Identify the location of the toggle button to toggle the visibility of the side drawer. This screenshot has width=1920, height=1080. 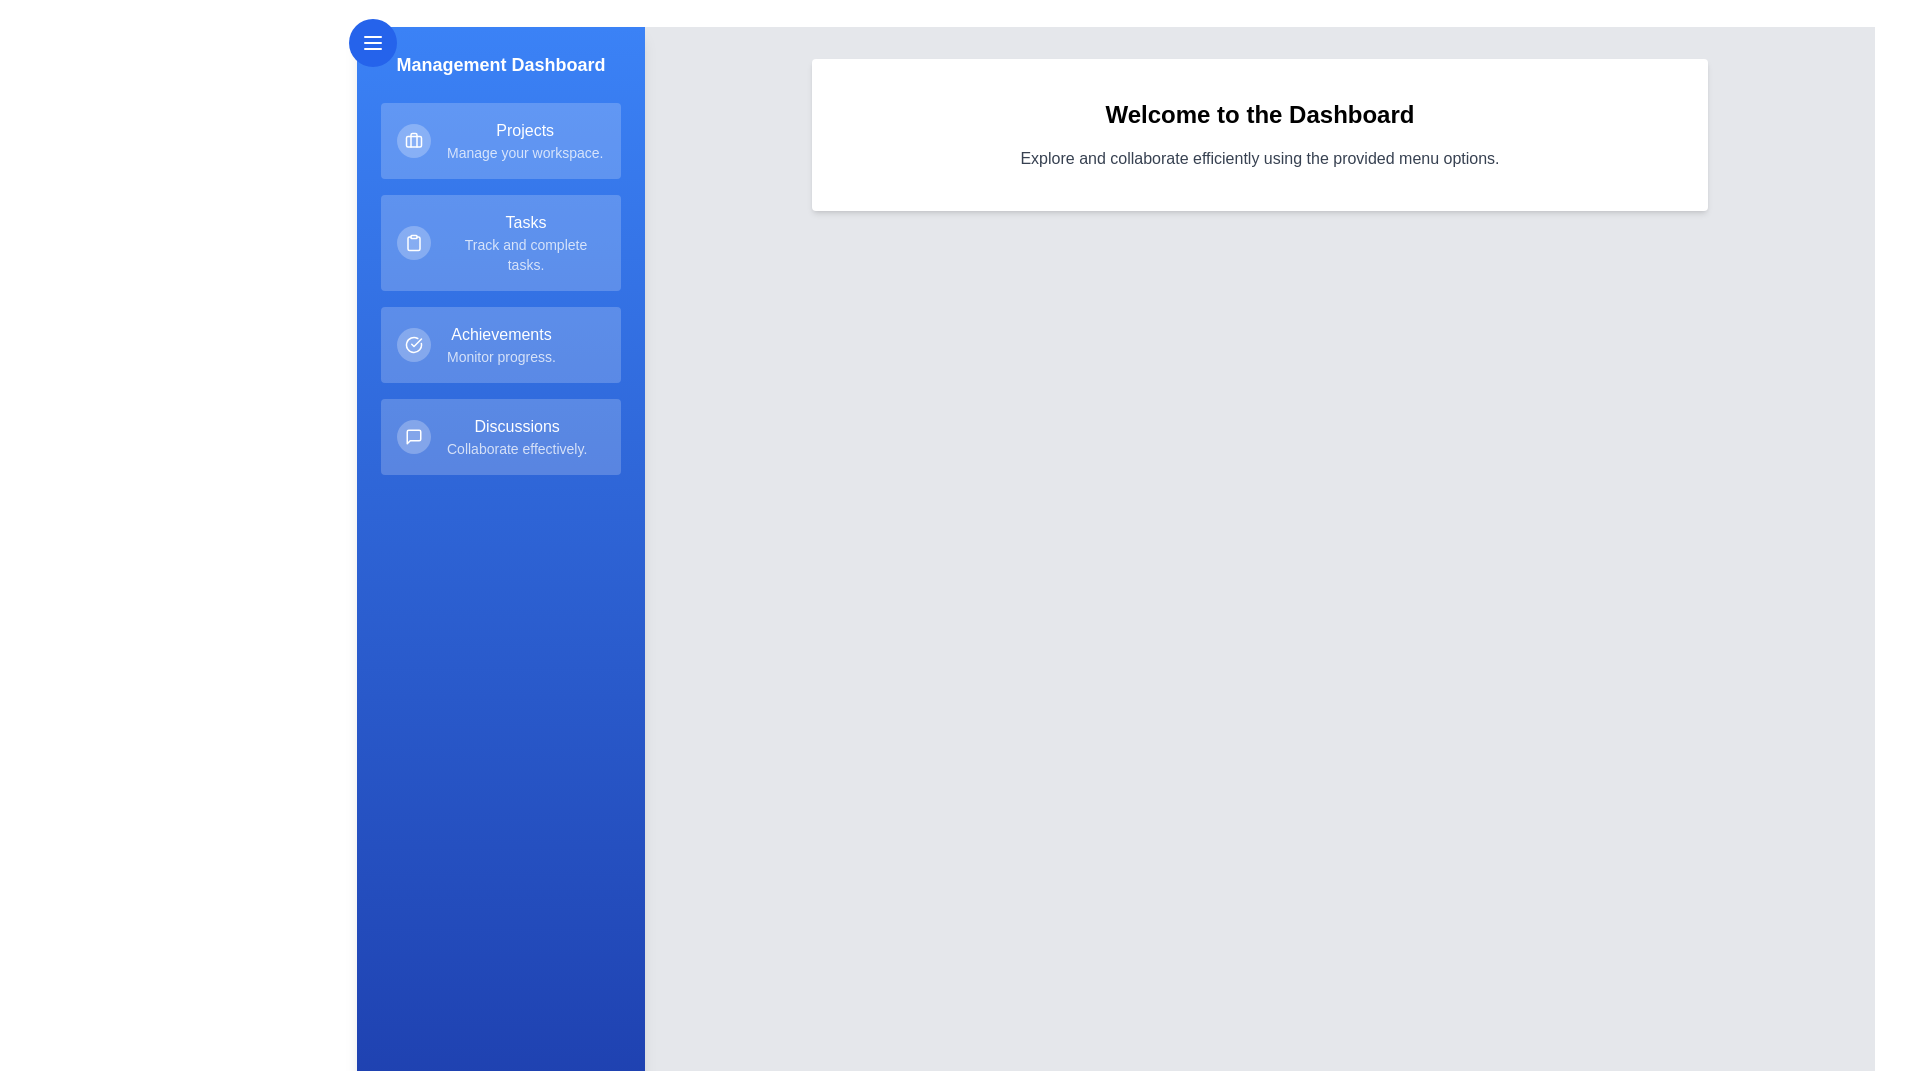
(373, 42).